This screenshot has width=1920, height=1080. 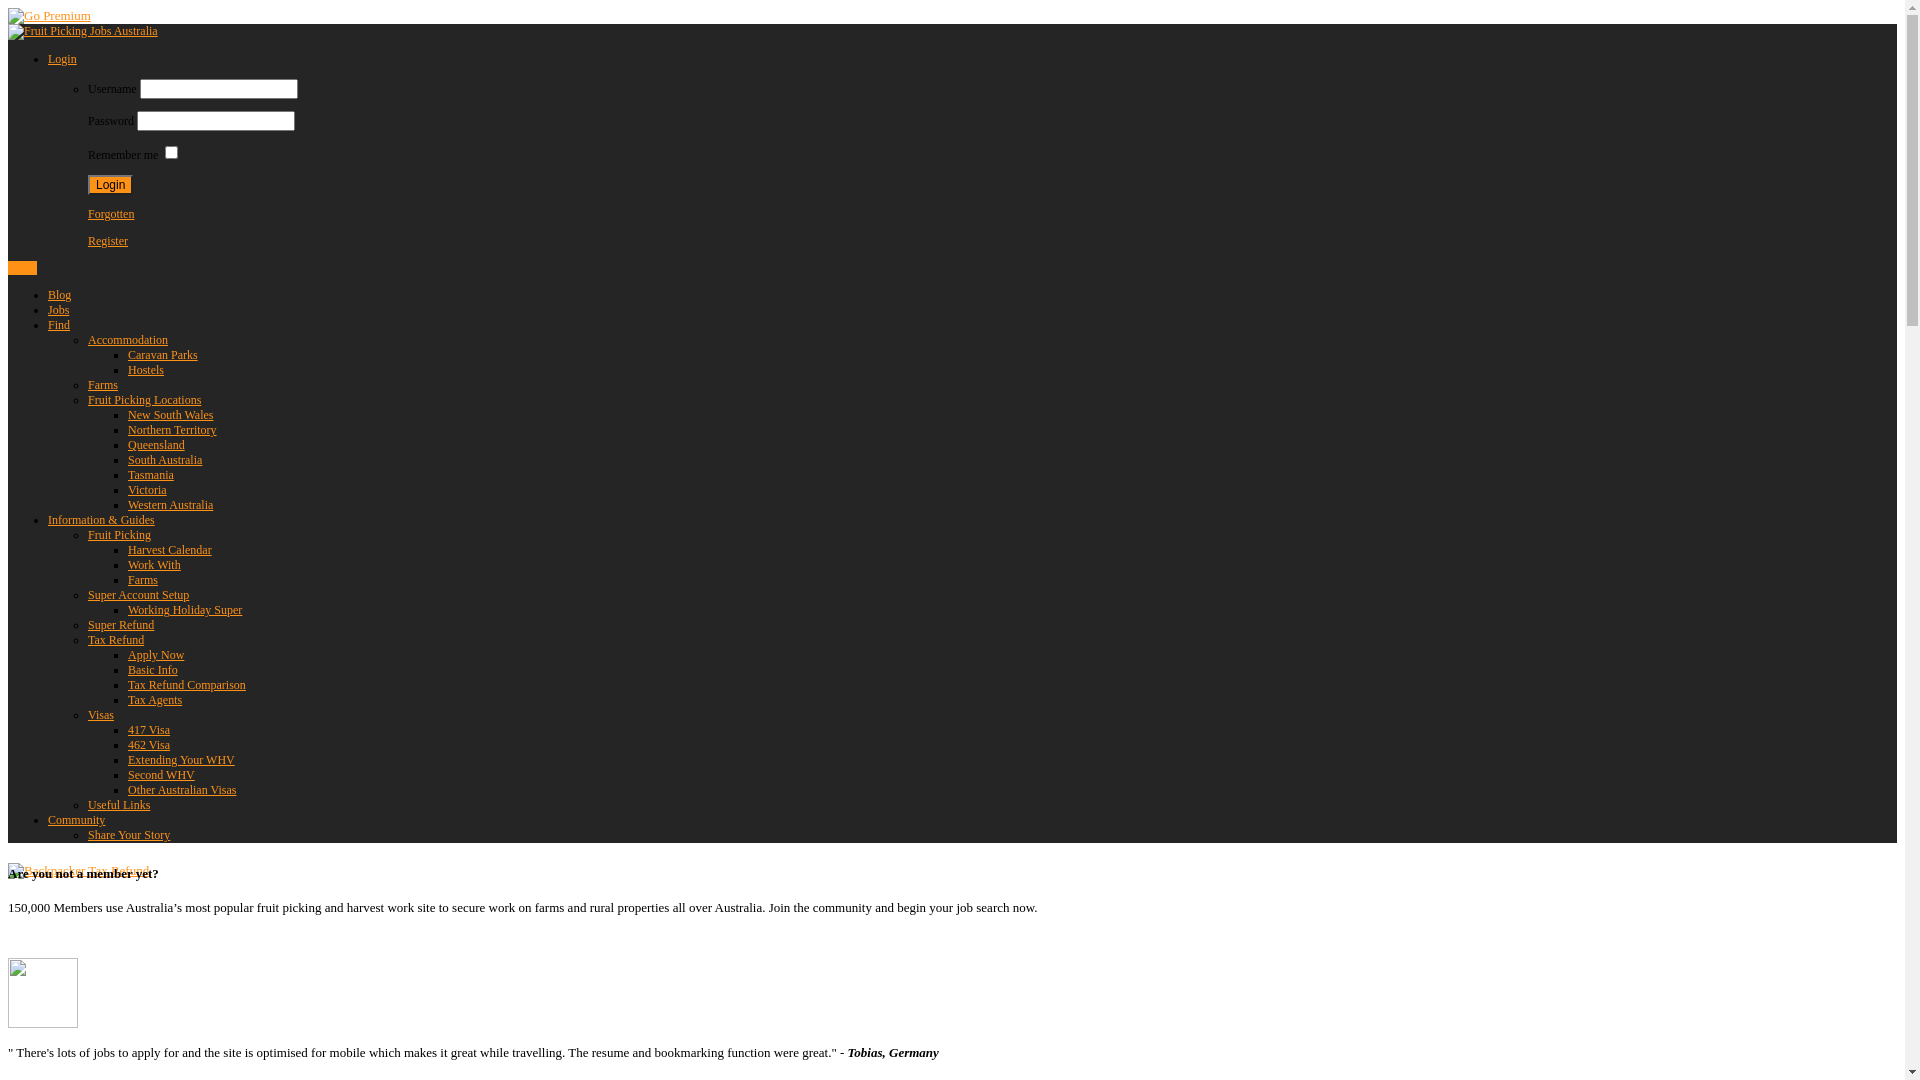 What do you see at coordinates (182, 789) in the screenshot?
I see `'Other Australian Visas'` at bounding box center [182, 789].